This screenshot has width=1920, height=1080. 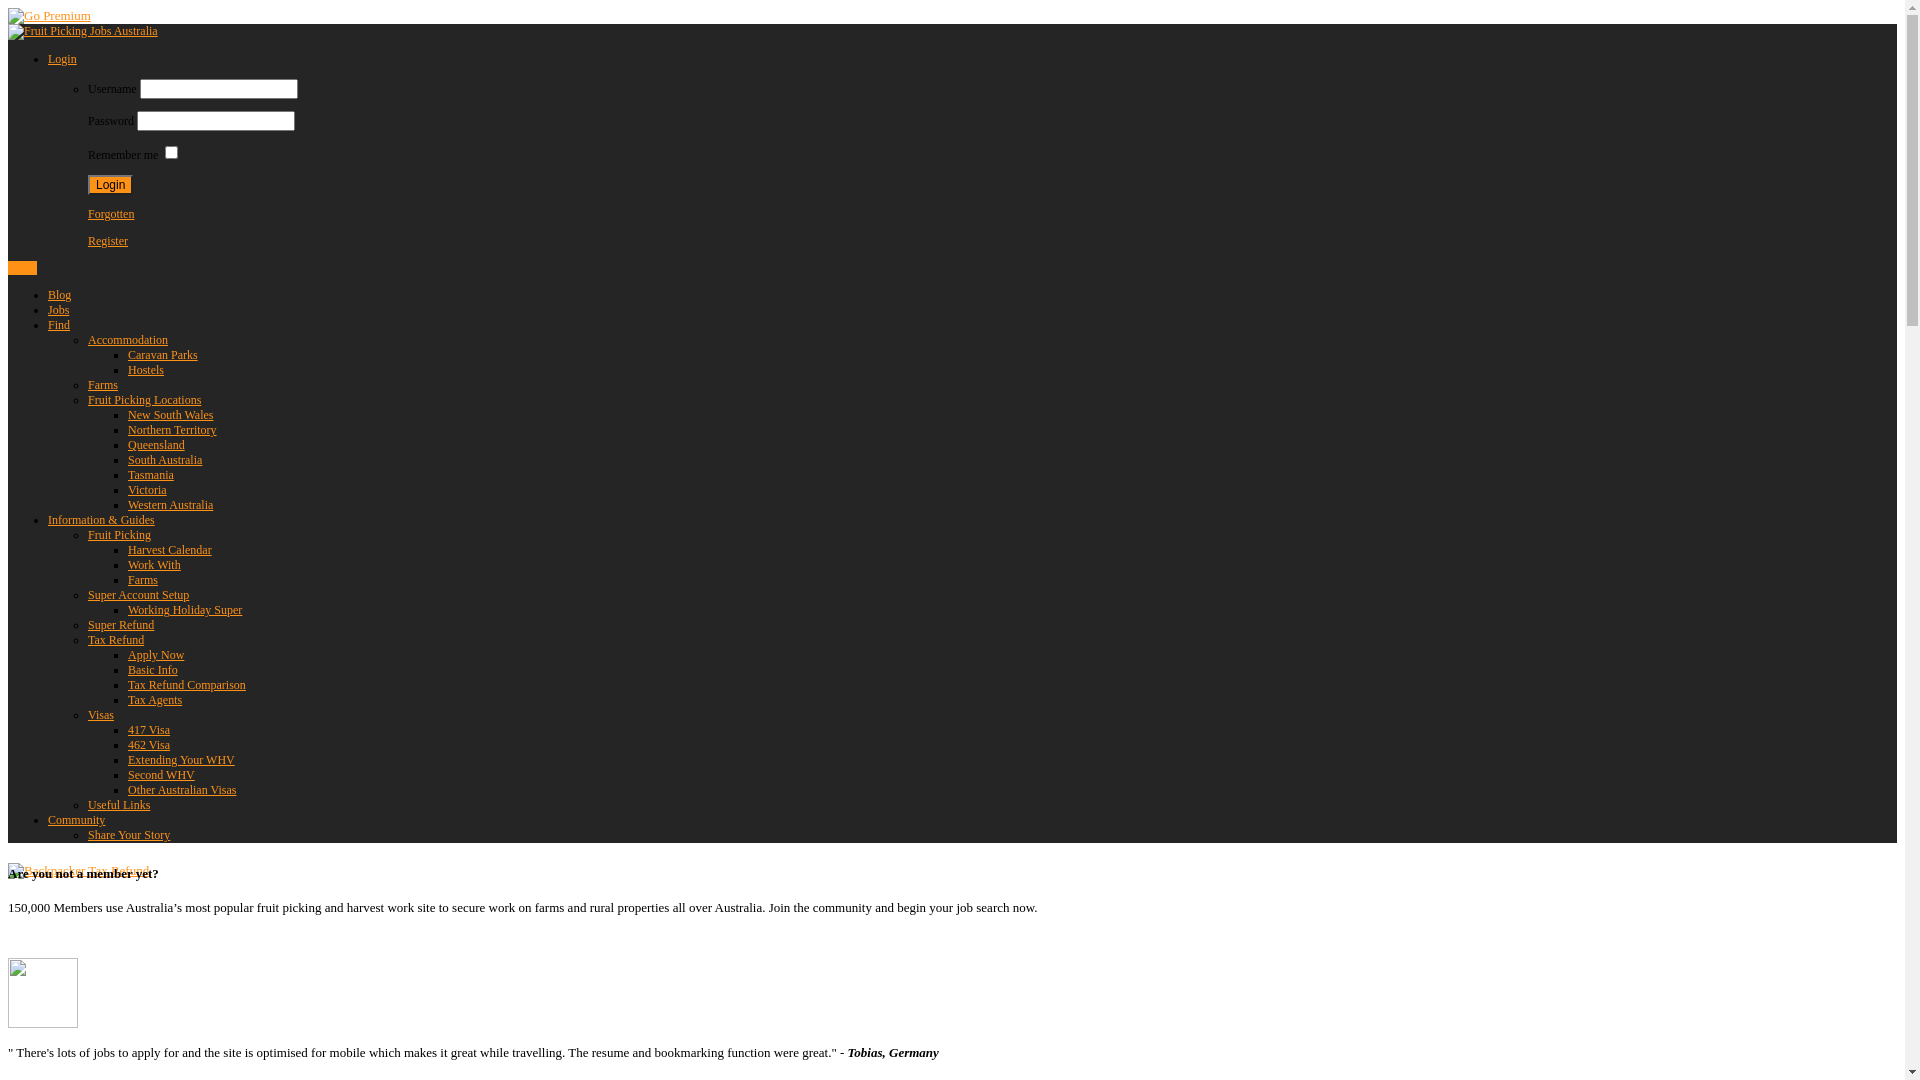 What do you see at coordinates (182, 789) in the screenshot?
I see `'Other Australian Visas'` at bounding box center [182, 789].